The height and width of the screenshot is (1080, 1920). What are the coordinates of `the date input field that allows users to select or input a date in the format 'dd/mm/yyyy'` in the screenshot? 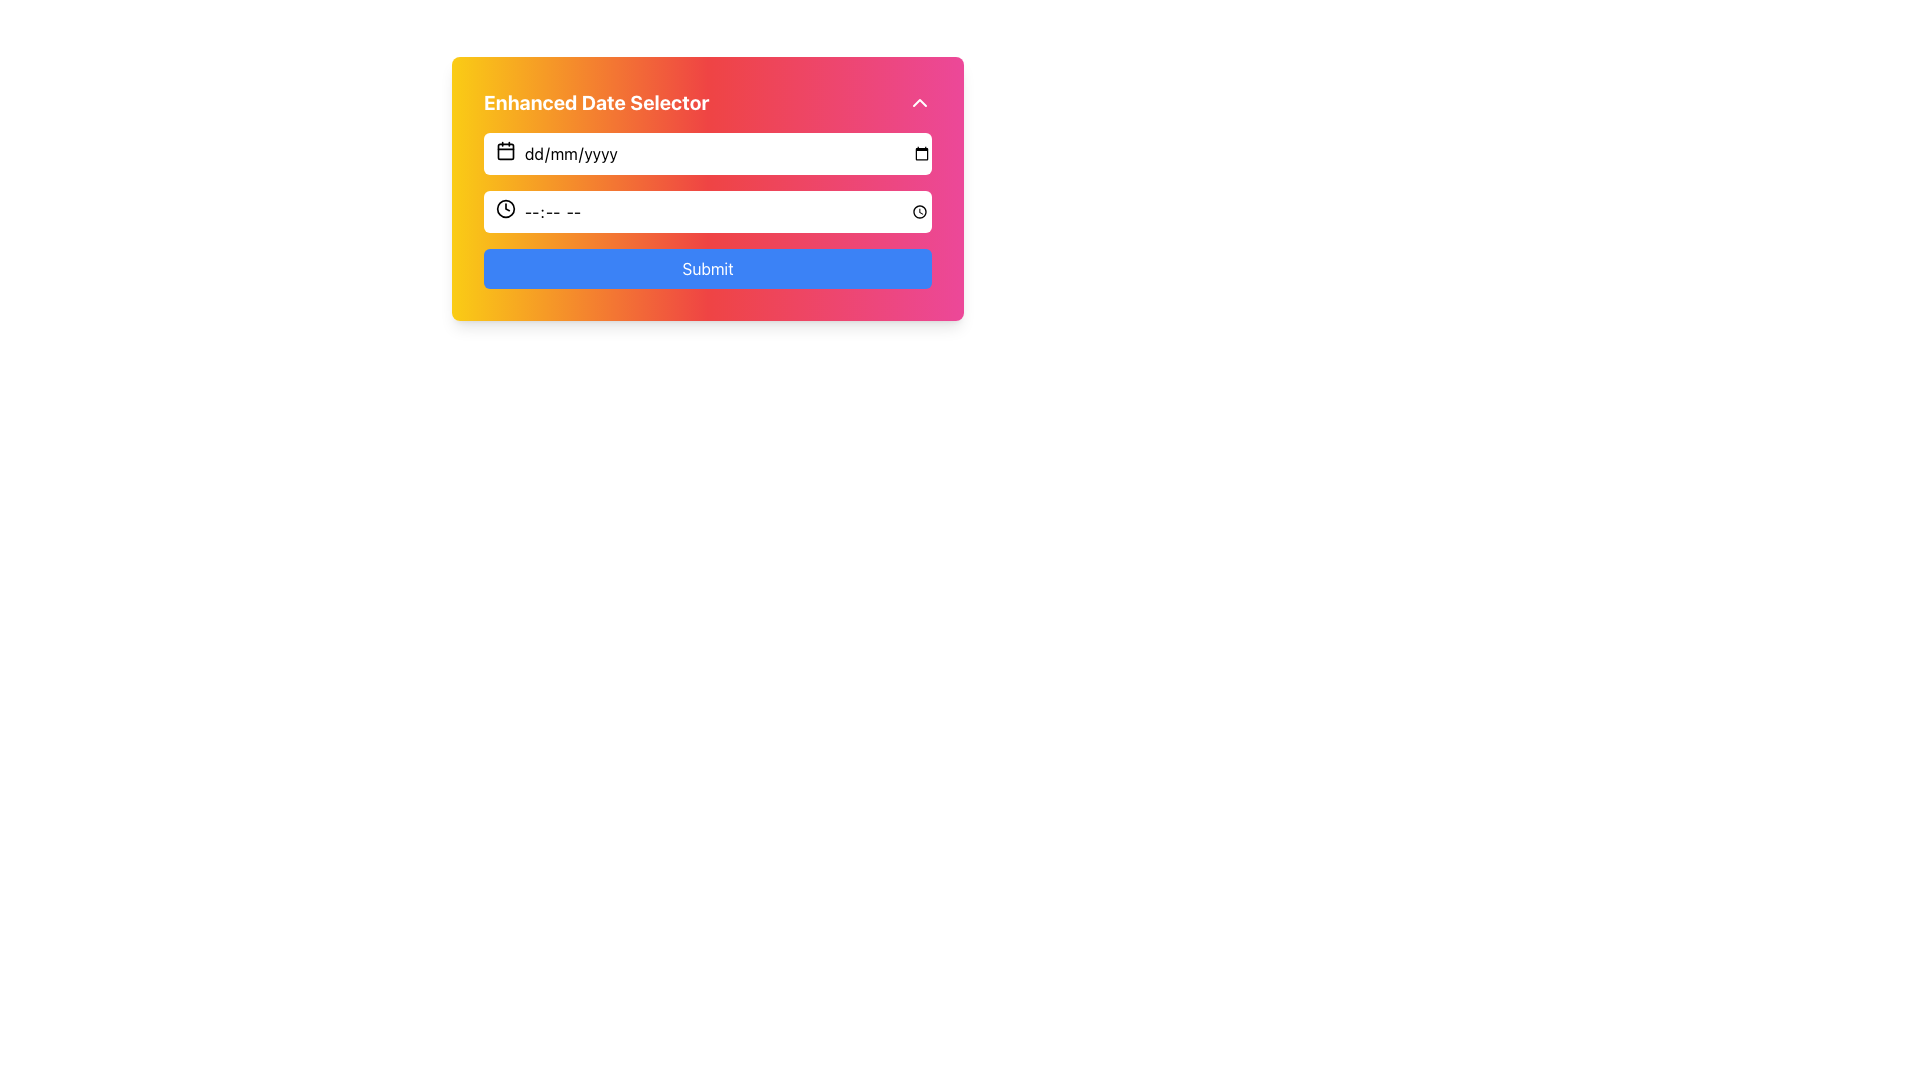 It's located at (708, 153).